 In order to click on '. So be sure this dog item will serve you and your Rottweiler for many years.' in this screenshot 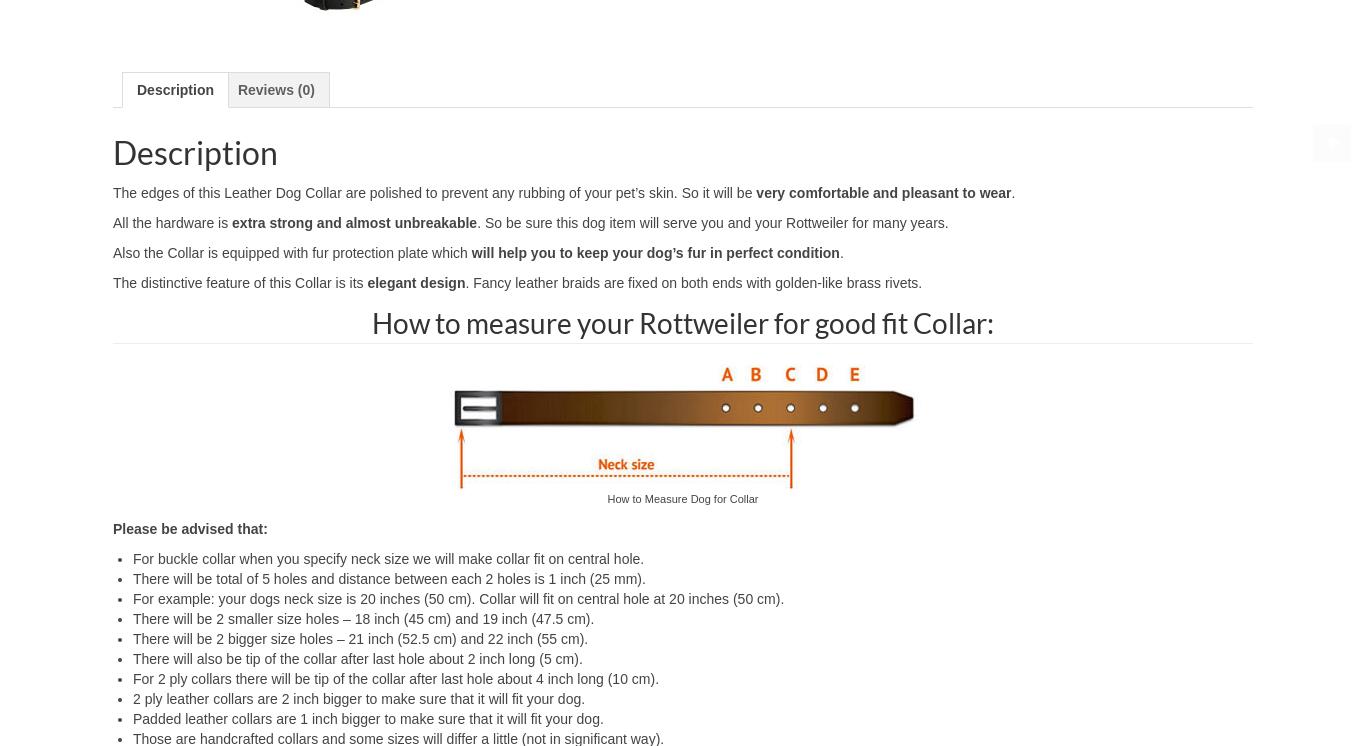, I will do `click(712, 221)`.